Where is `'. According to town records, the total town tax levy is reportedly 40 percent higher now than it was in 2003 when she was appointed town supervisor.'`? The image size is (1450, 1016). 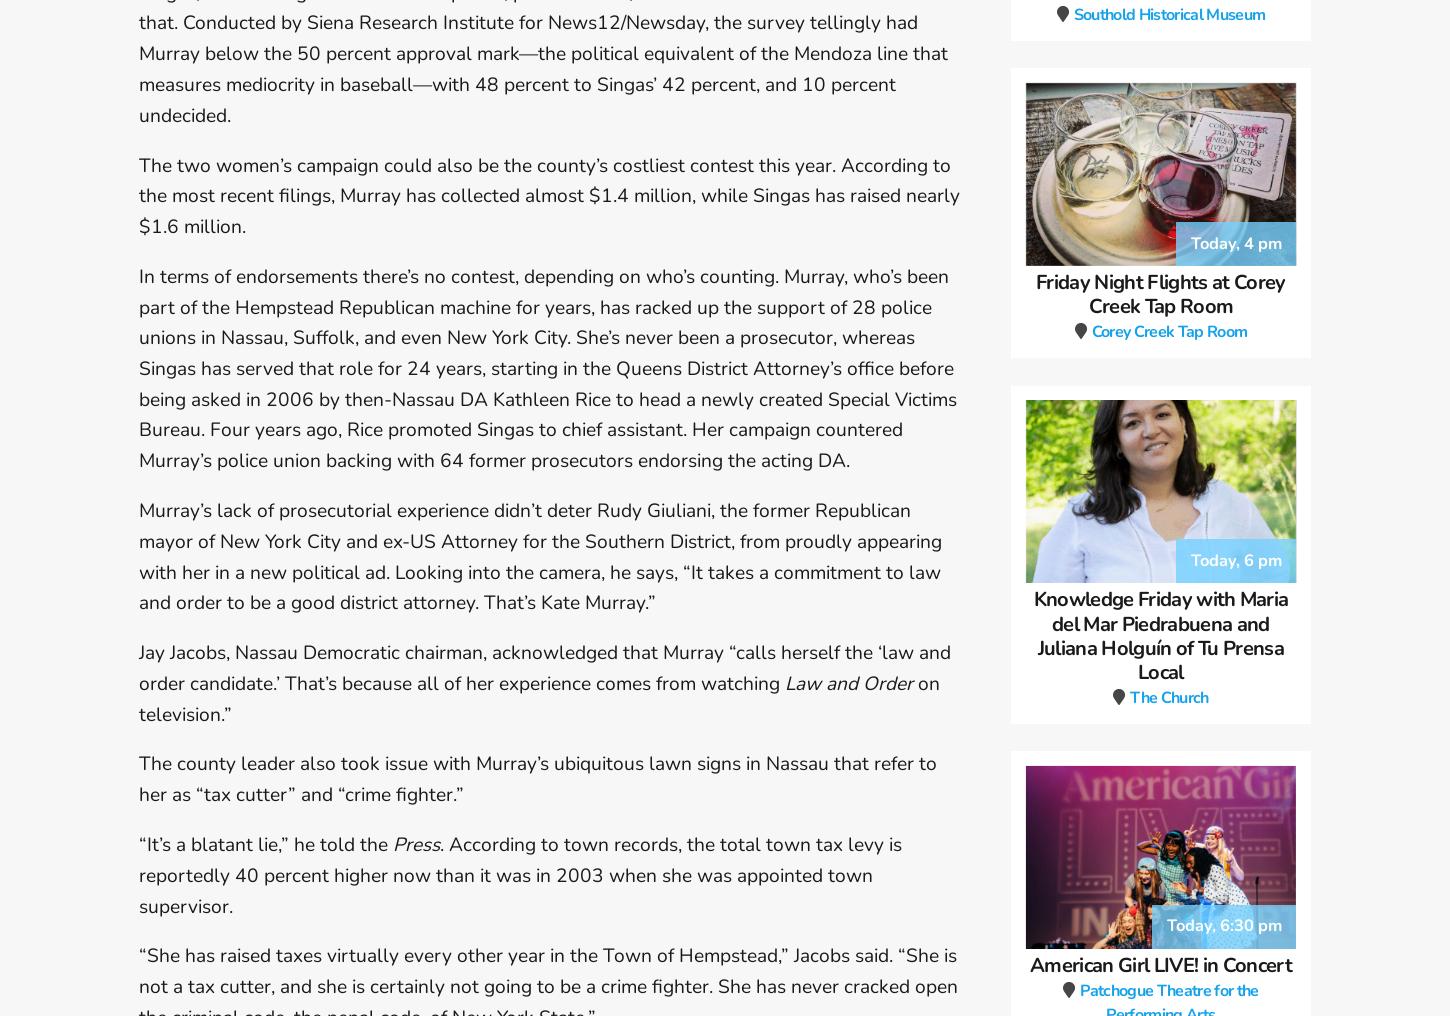 '. According to town records, the total town tax levy is reportedly 40 percent higher now than it was in 2003 when she was appointed town supervisor.' is located at coordinates (520, 875).